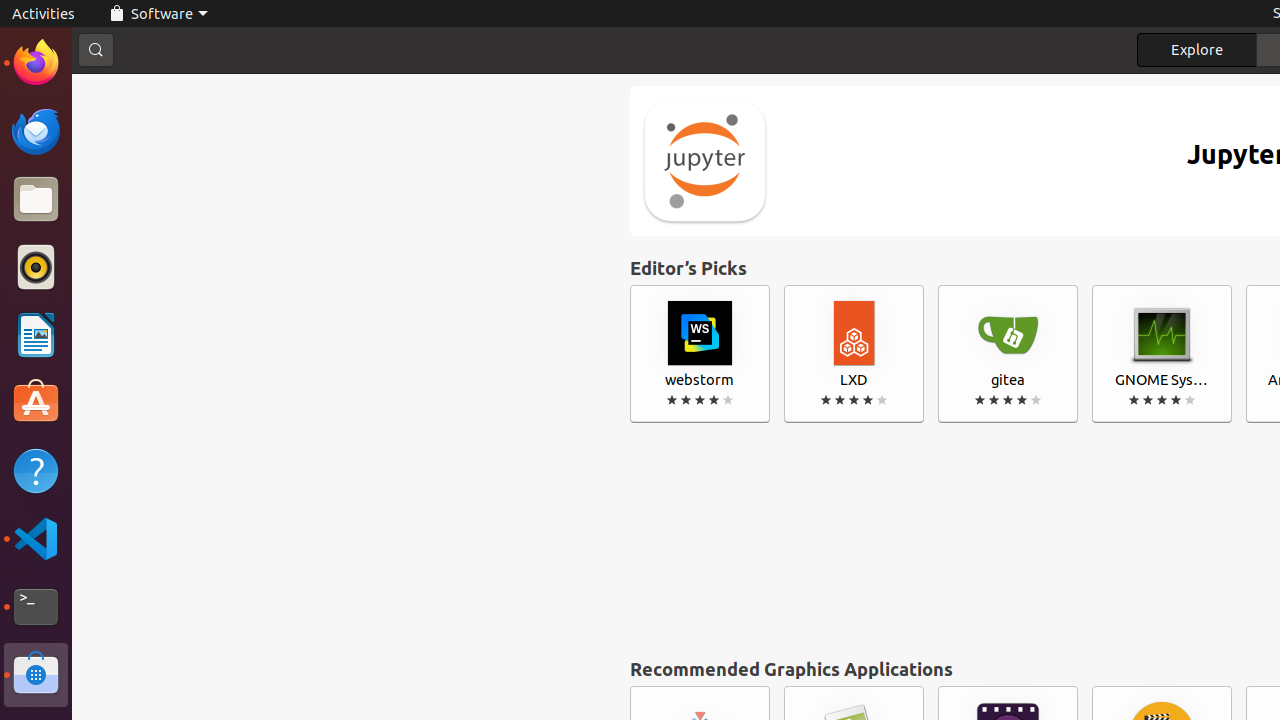  I want to click on 'Activities', so click(43, 13).